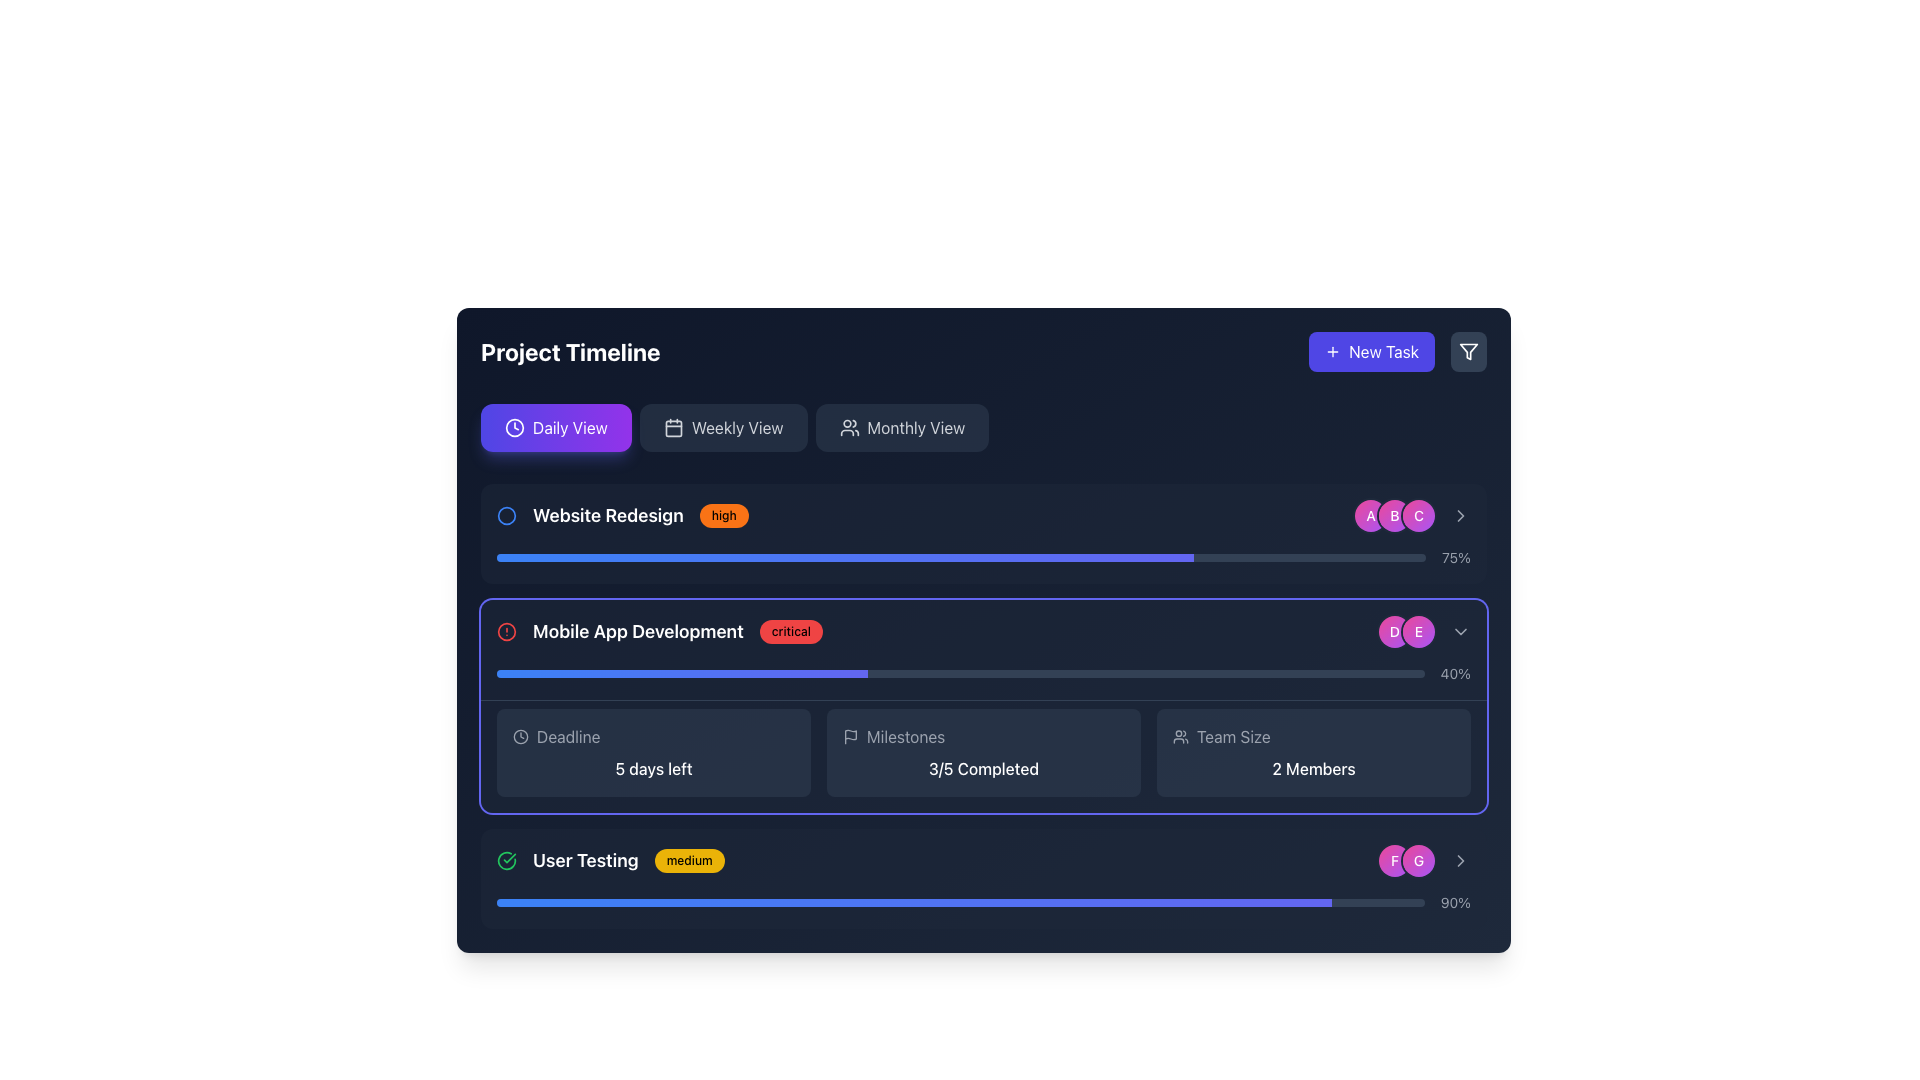 This screenshot has width=1920, height=1080. I want to click on the Text Label displaying '3/5 Completed' in white color within the 'Milestones' sub-panel of the 'Mobile App Development' section, so click(983, 767).